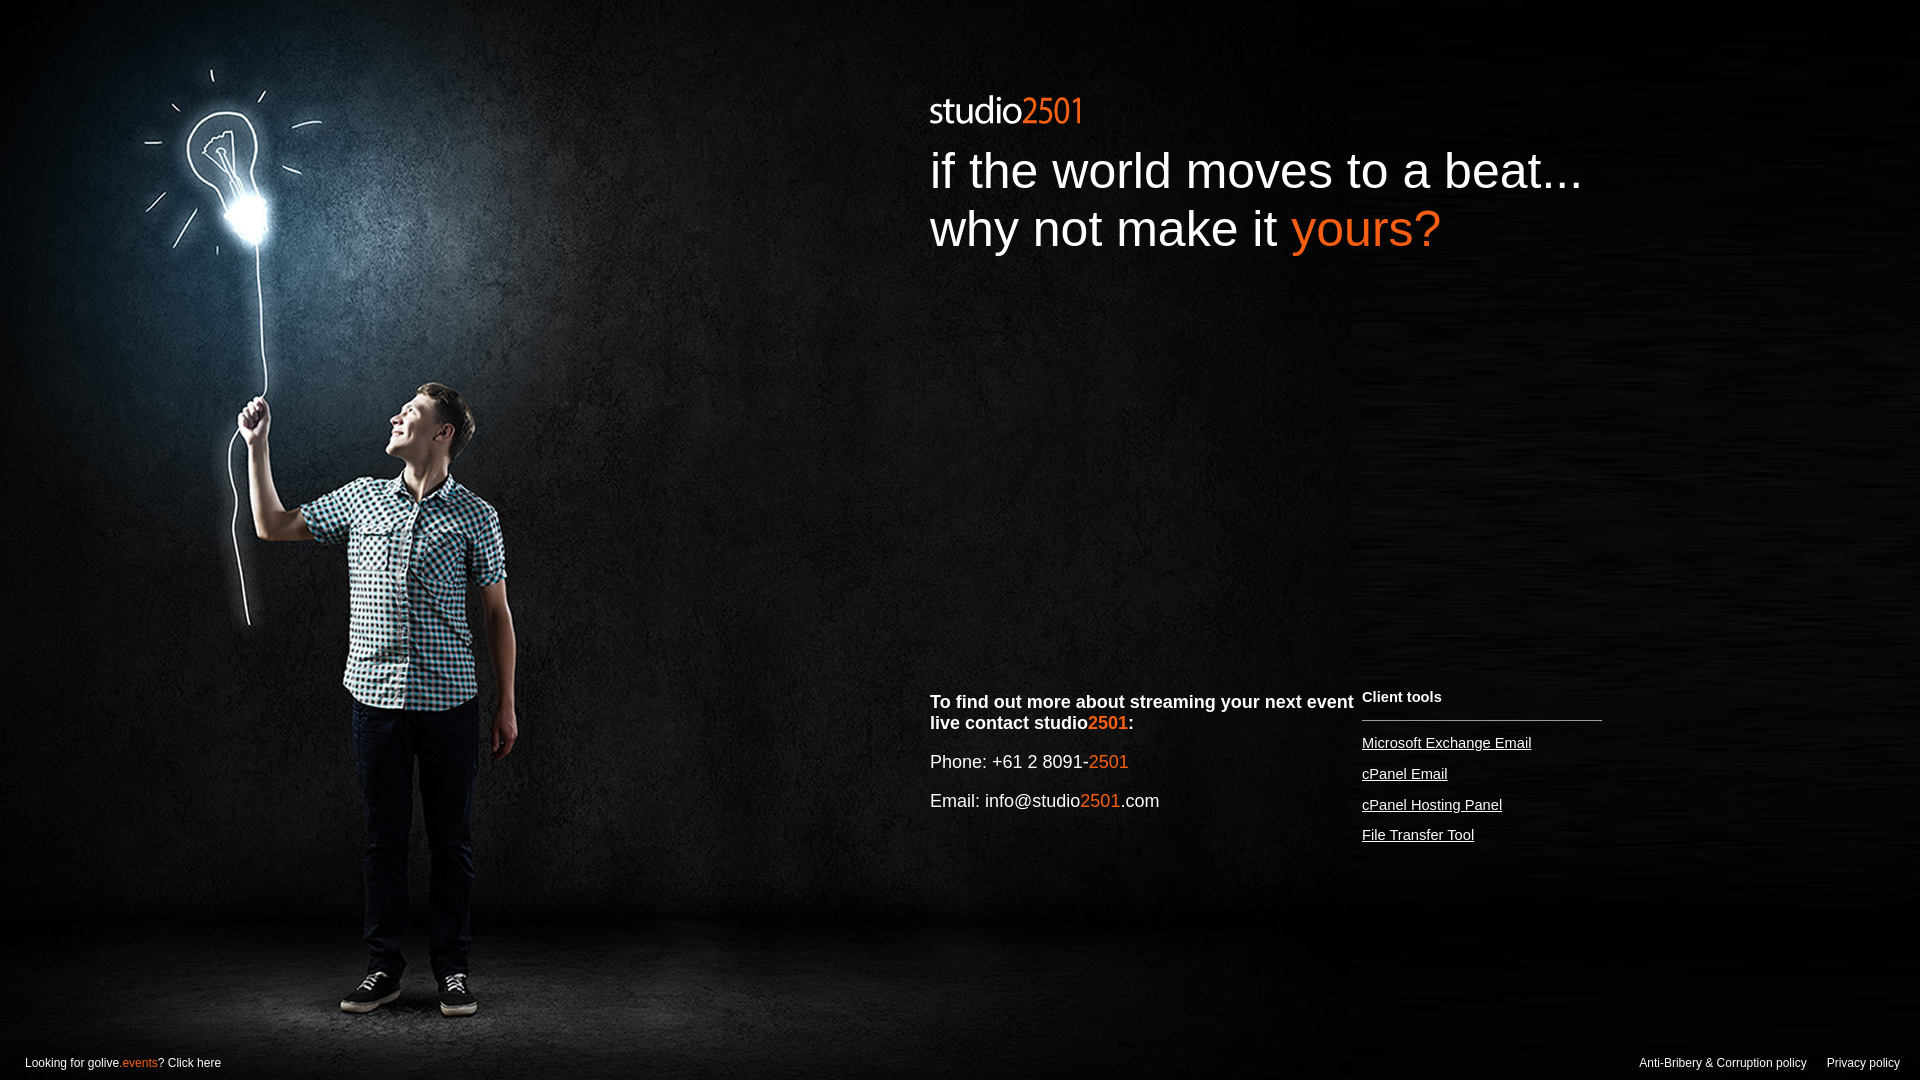 Image resolution: width=1920 pixels, height=1080 pixels. What do you see at coordinates (1862, 1062) in the screenshot?
I see `'Privacy policy'` at bounding box center [1862, 1062].